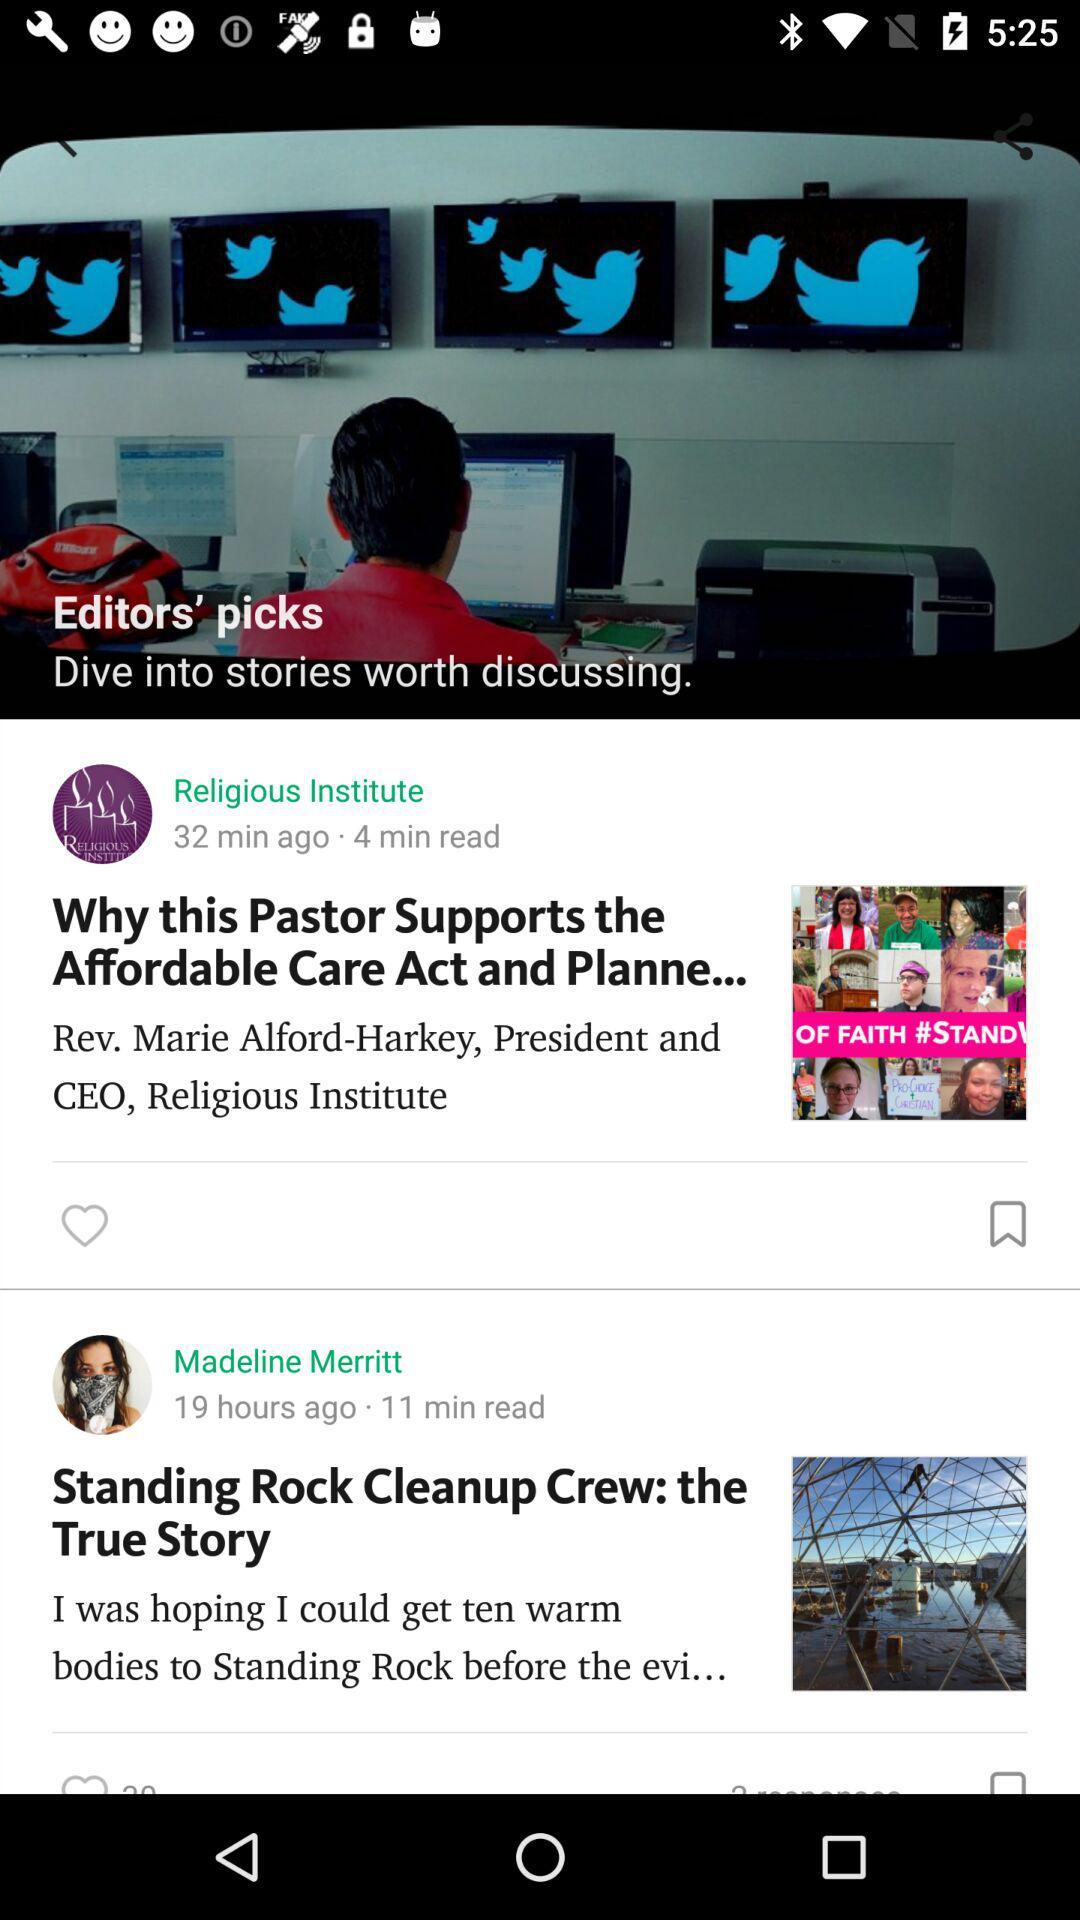 The height and width of the screenshot is (1920, 1080). I want to click on item at the top right corner, so click(1017, 135).